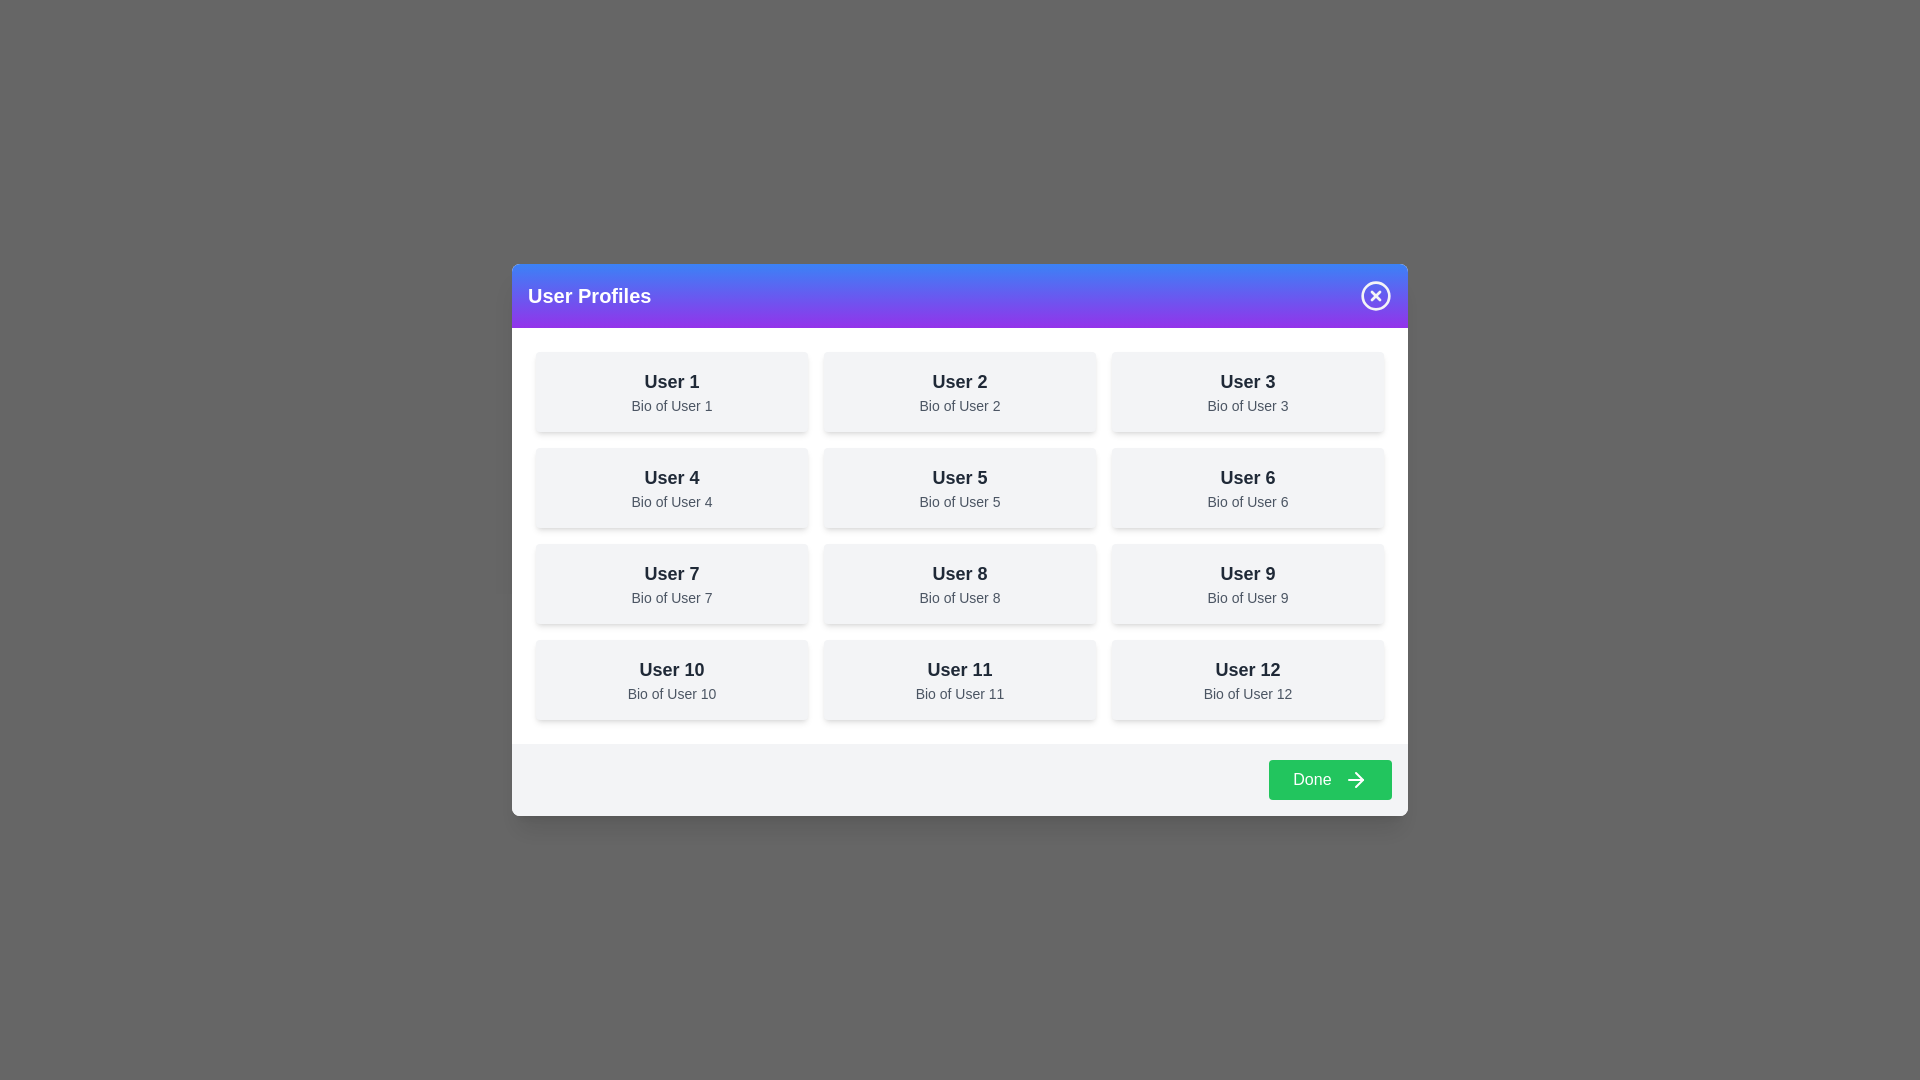 The image size is (1920, 1080). Describe the element at coordinates (1375, 295) in the screenshot. I see `the close button in the top-right corner of the UserProfileGridDialog` at that location.